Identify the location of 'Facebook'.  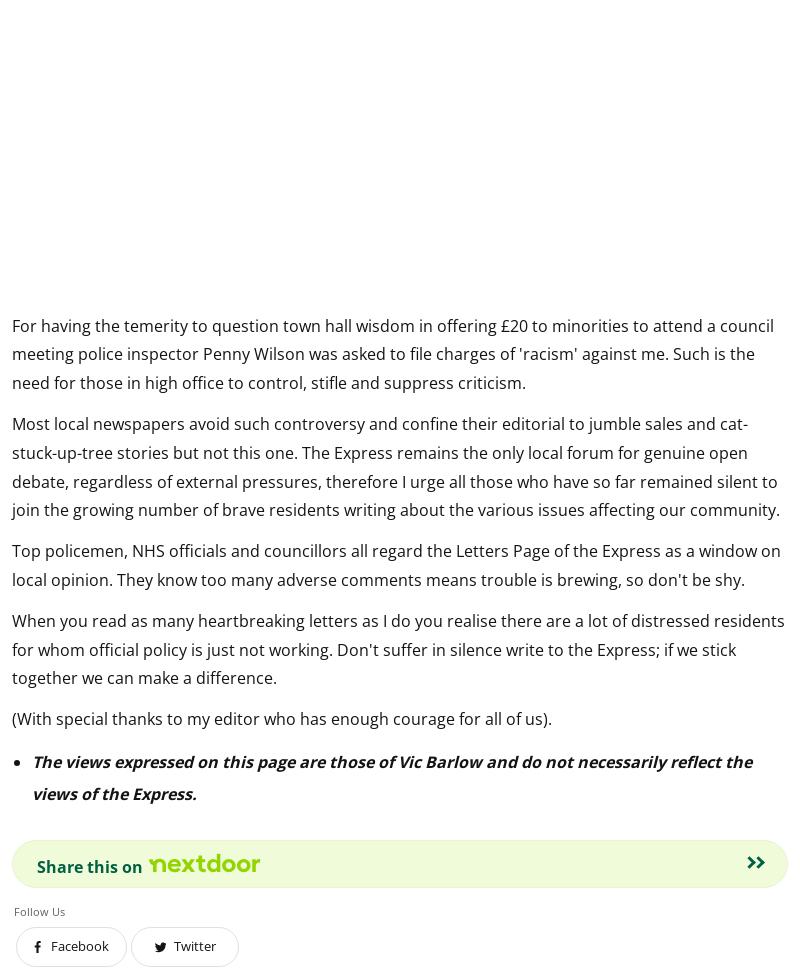
(80, 945).